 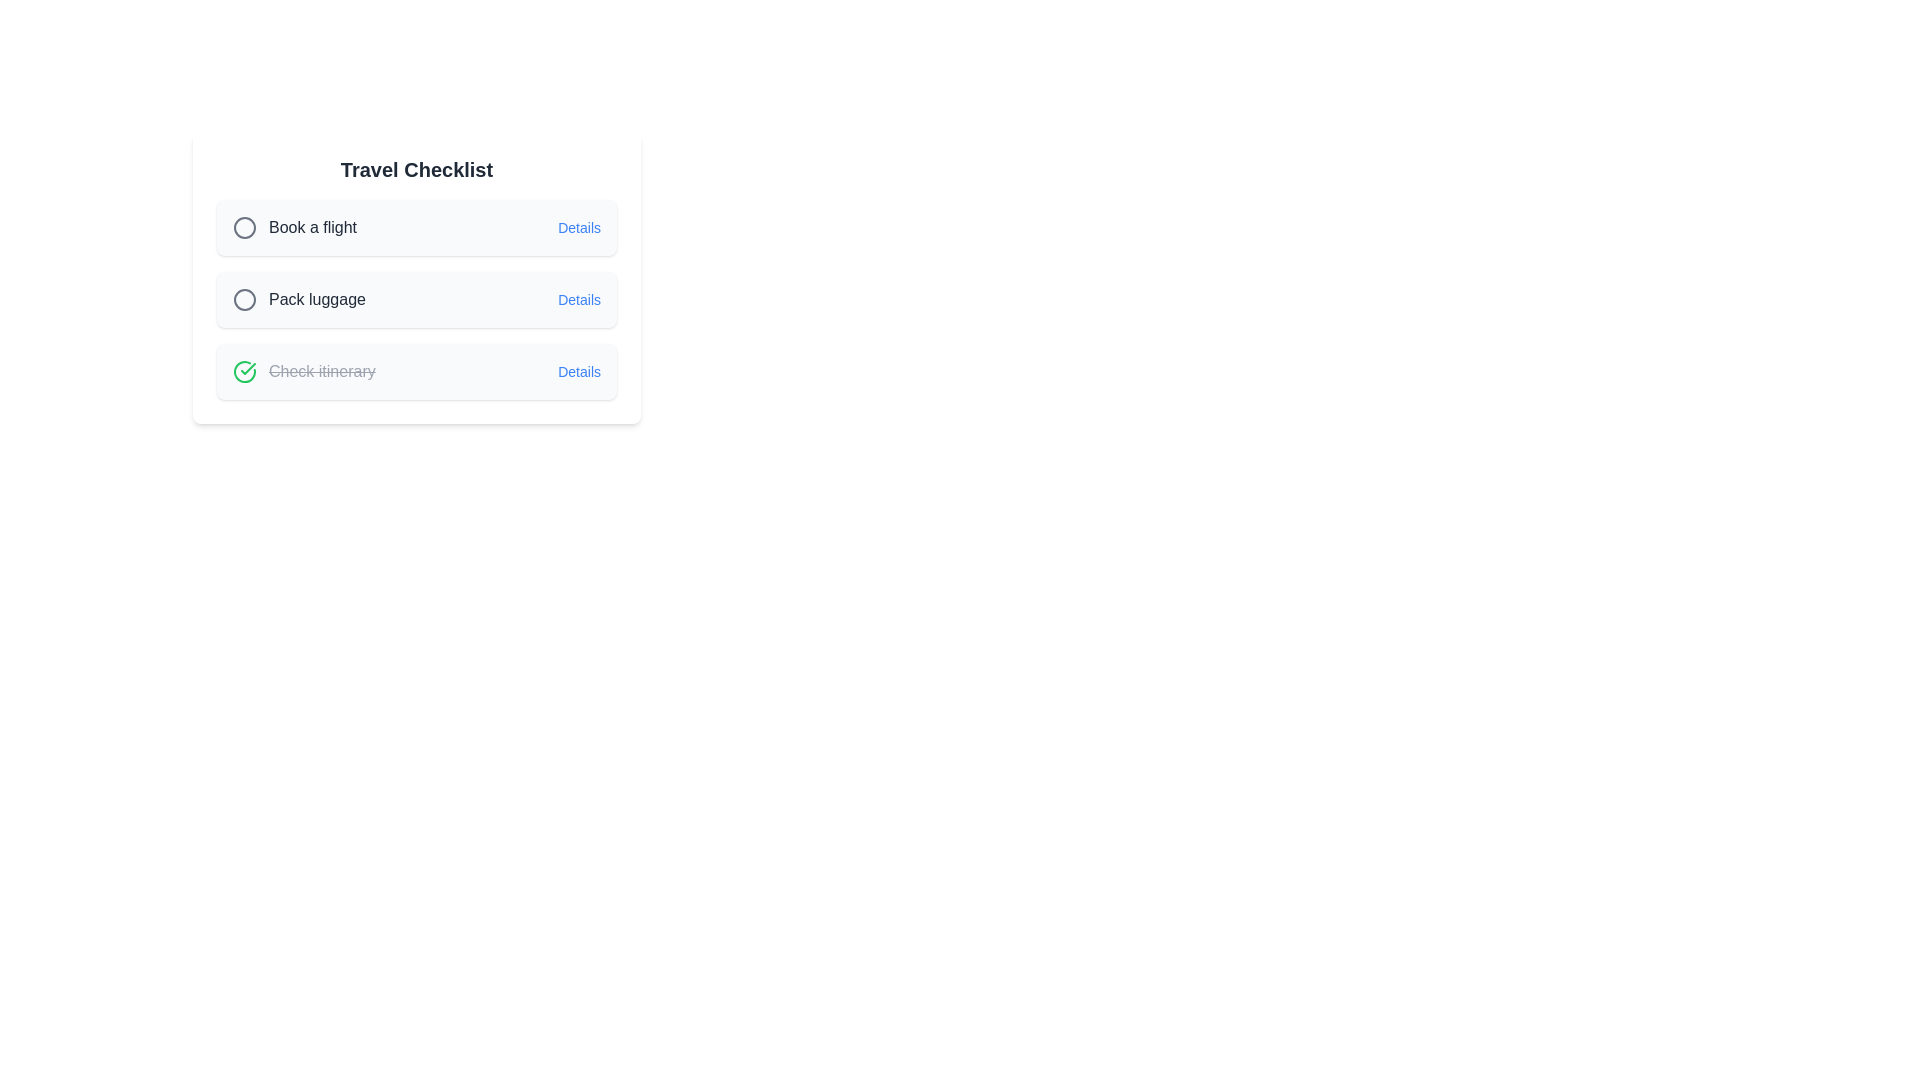 I want to click on the circle icon representing the pending task state in the checklist, located on the second row before the text 'Pack luggage', so click(x=243, y=300).